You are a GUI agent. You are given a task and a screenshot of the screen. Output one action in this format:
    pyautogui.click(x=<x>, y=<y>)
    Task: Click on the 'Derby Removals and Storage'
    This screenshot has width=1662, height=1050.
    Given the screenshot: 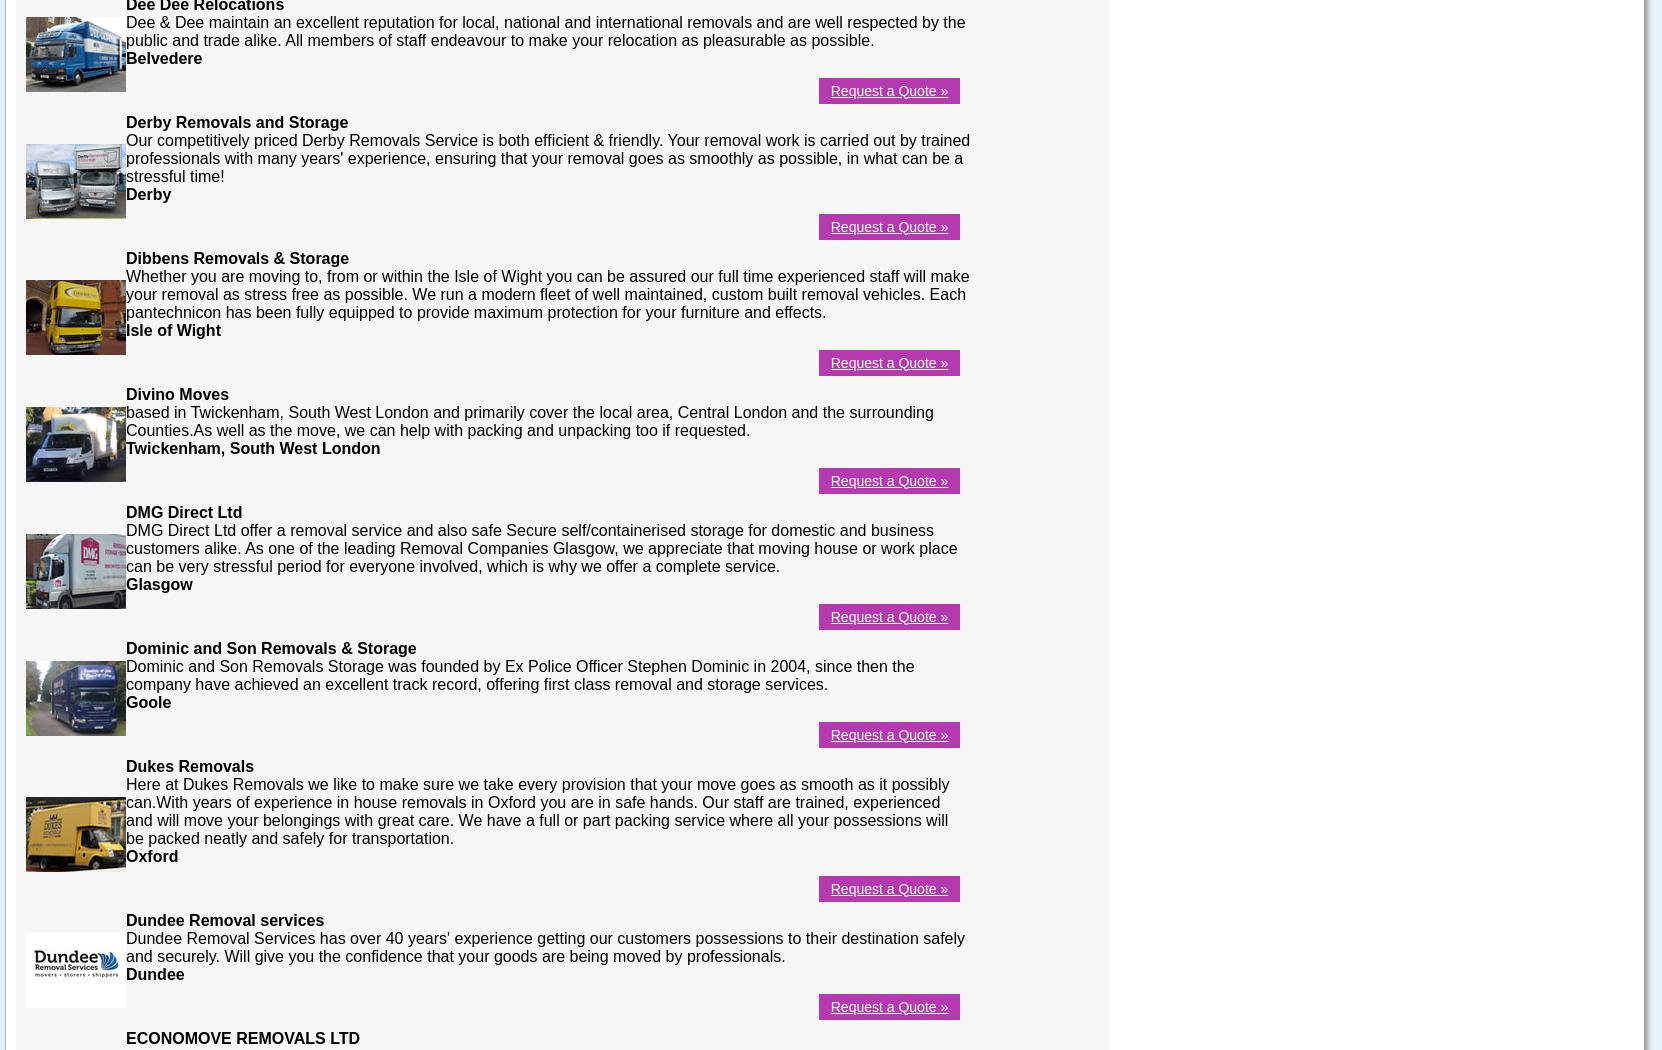 What is the action you would take?
    pyautogui.click(x=236, y=120)
    